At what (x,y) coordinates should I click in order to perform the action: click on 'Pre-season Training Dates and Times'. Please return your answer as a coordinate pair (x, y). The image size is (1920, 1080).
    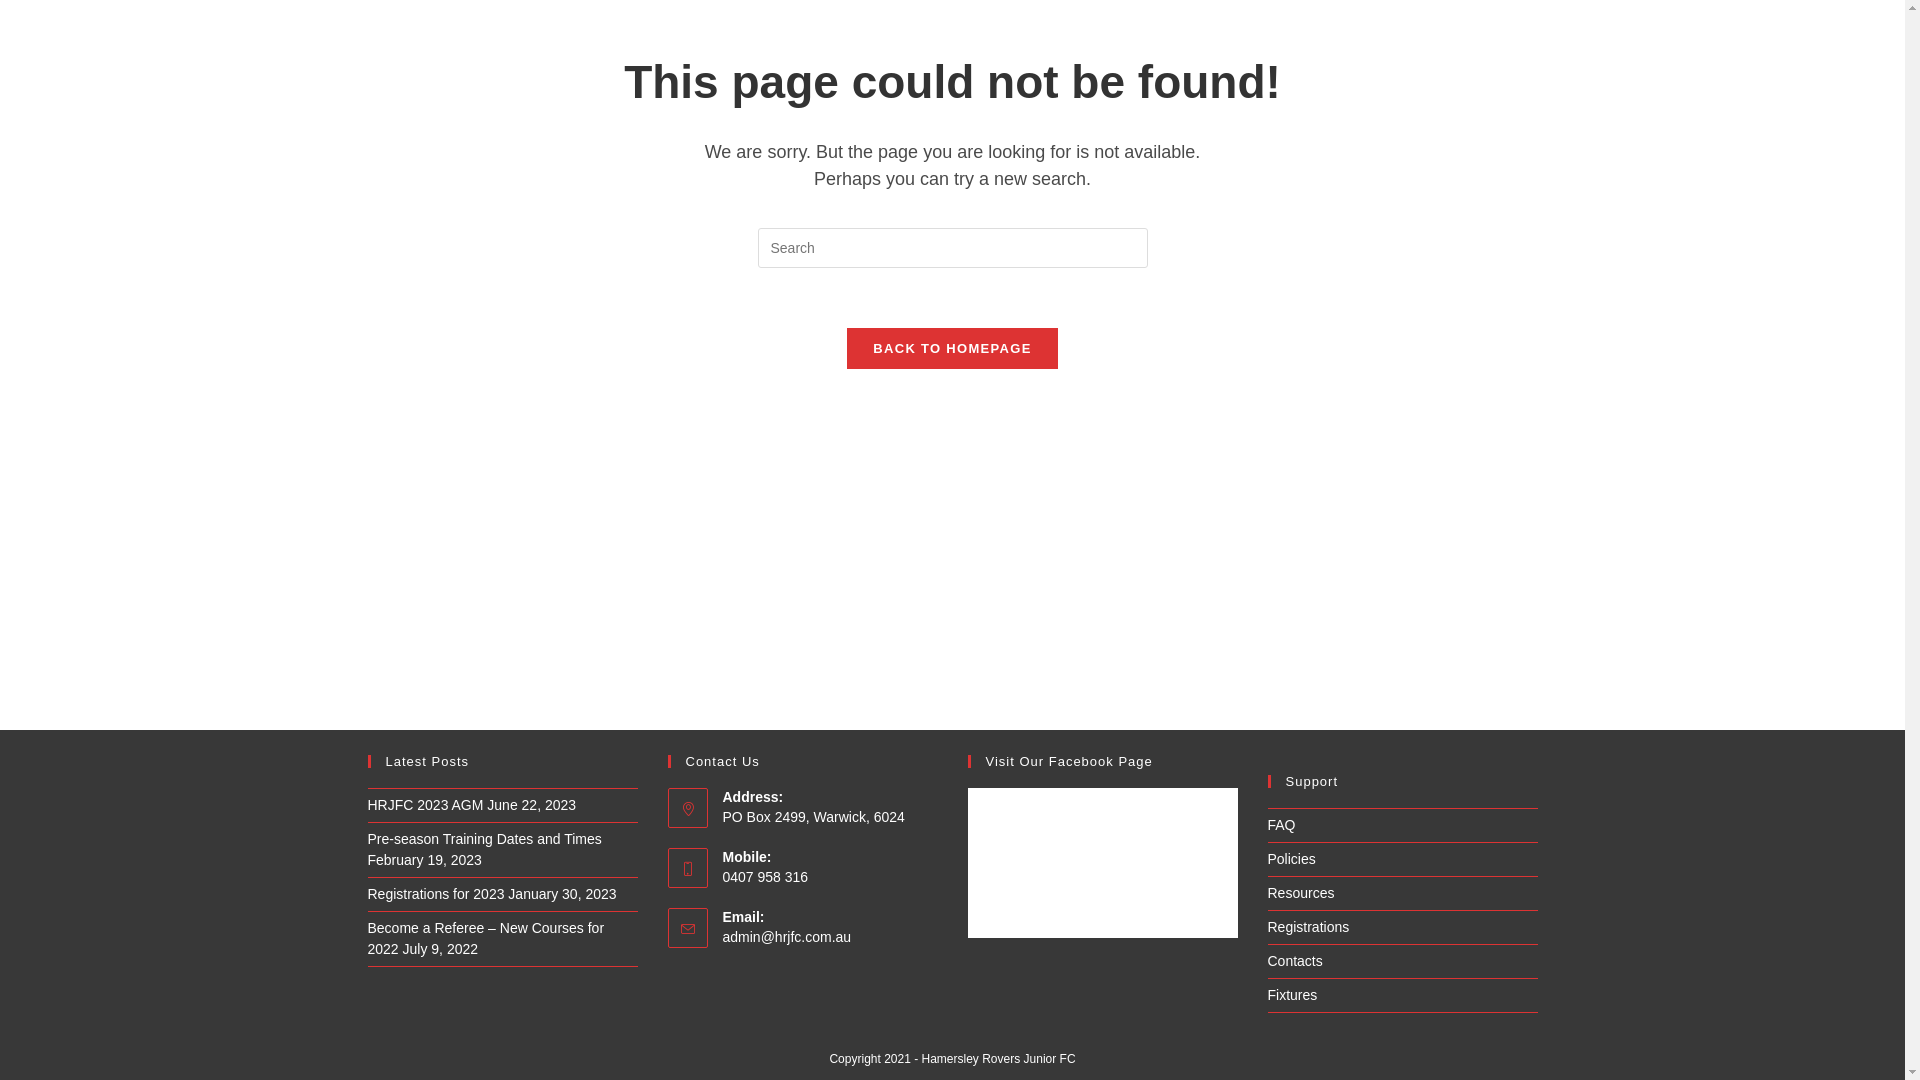
    Looking at the image, I should click on (484, 839).